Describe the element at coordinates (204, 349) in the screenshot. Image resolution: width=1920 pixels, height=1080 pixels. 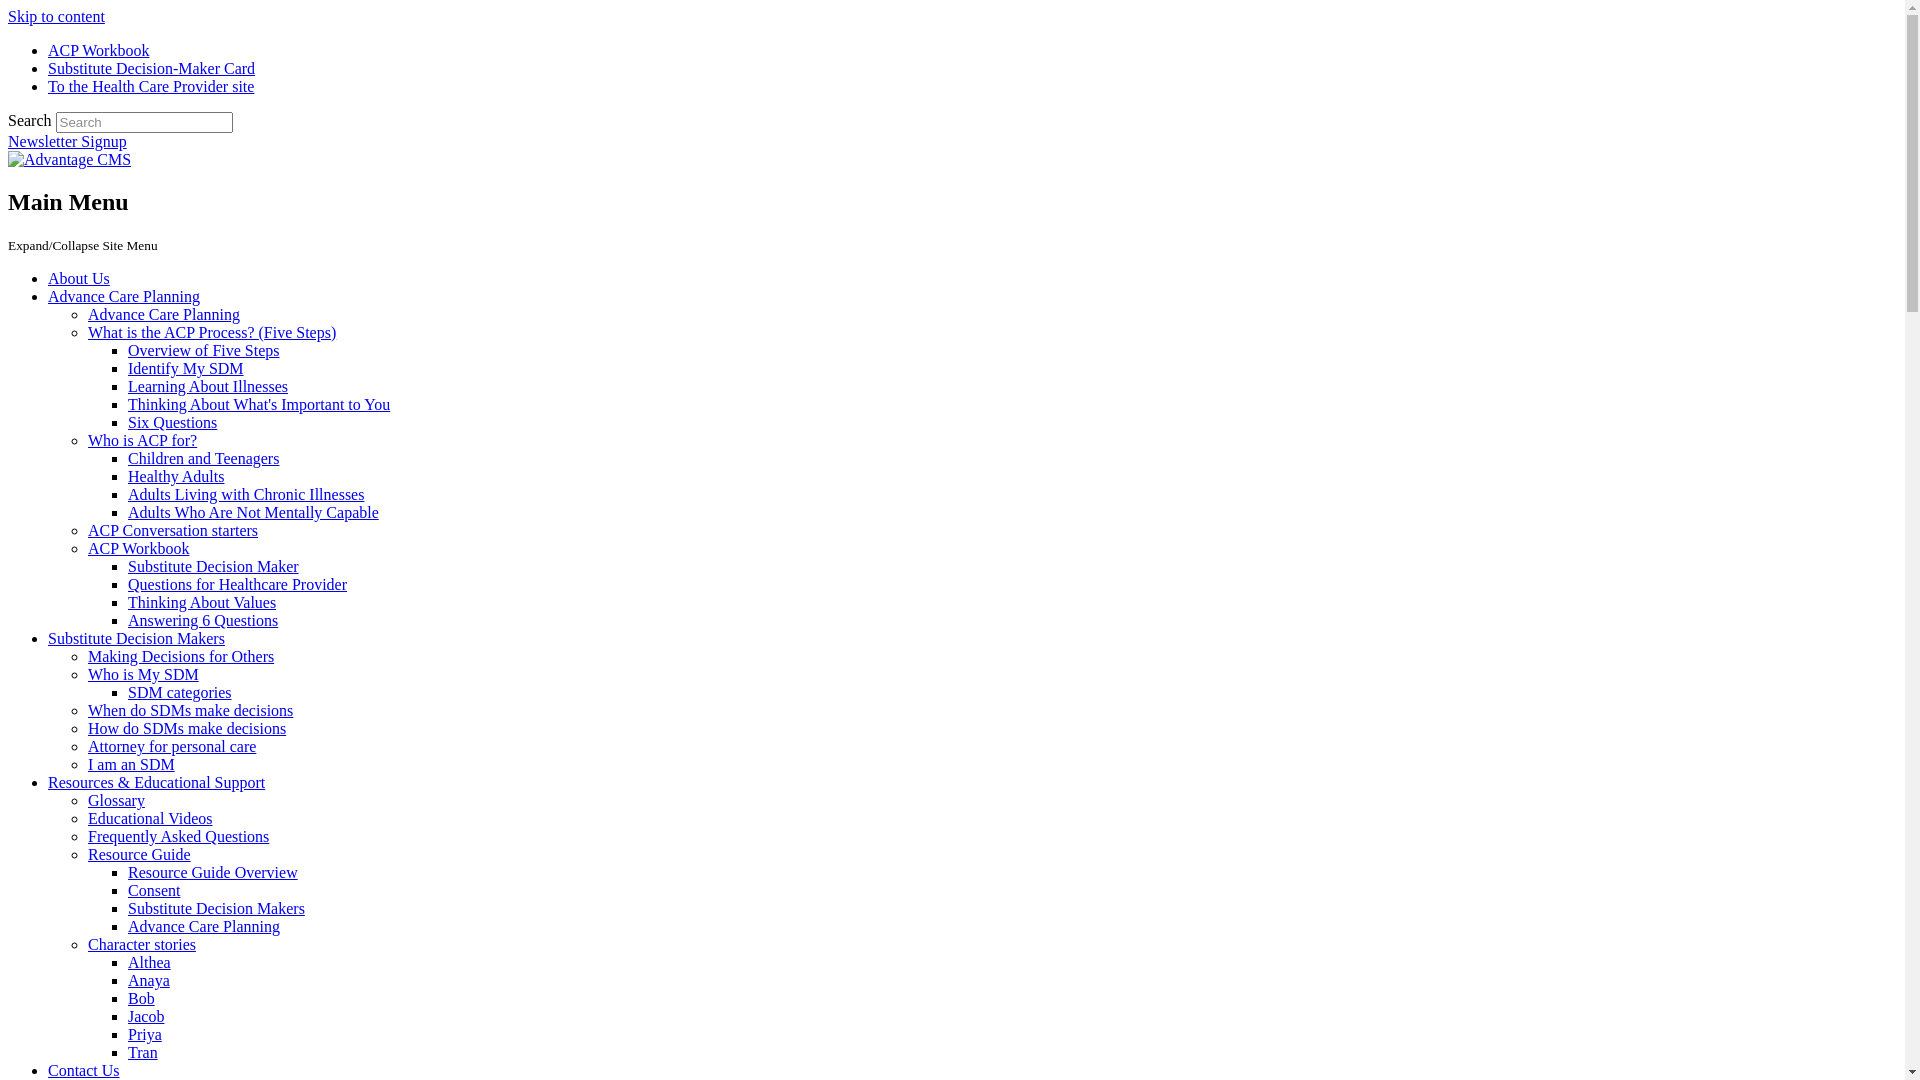
I see `'Overview of Five Steps'` at that location.